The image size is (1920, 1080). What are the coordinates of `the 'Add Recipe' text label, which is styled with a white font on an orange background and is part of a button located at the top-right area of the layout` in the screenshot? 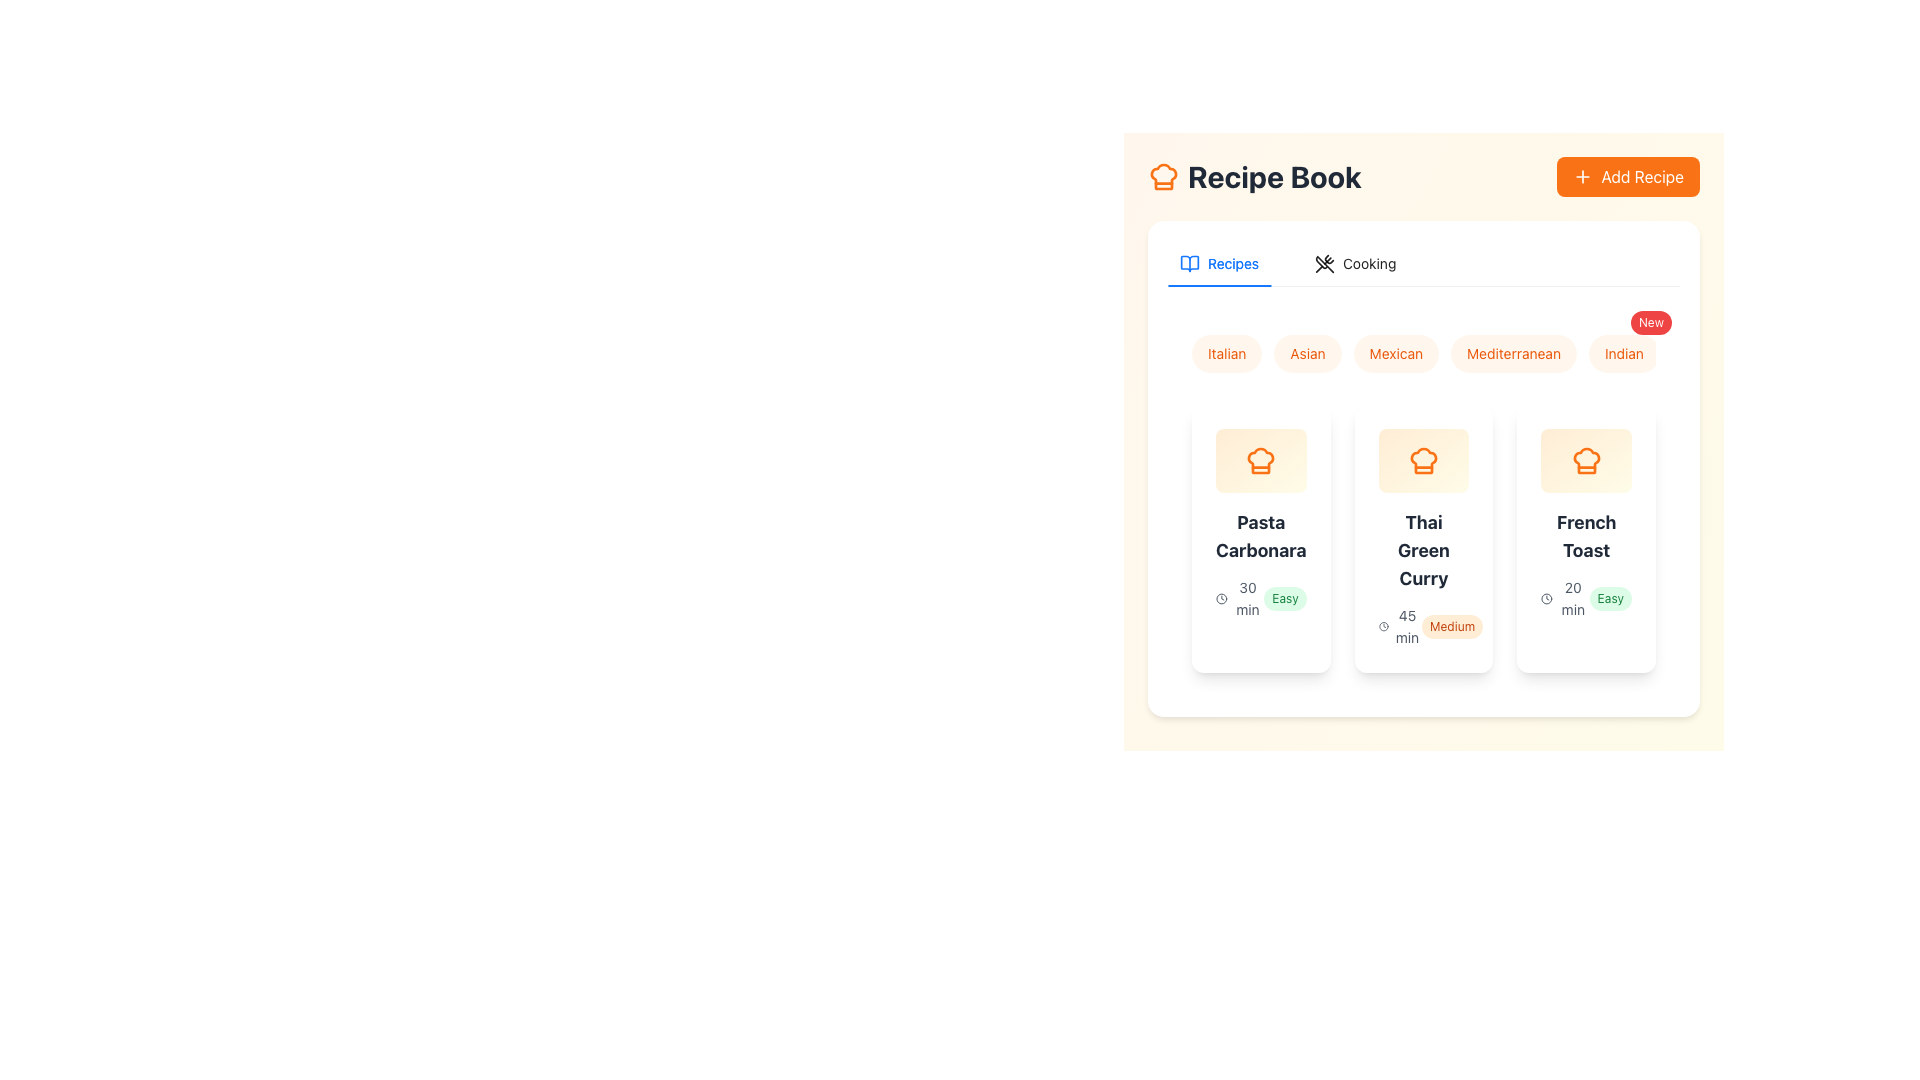 It's located at (1642, 176).